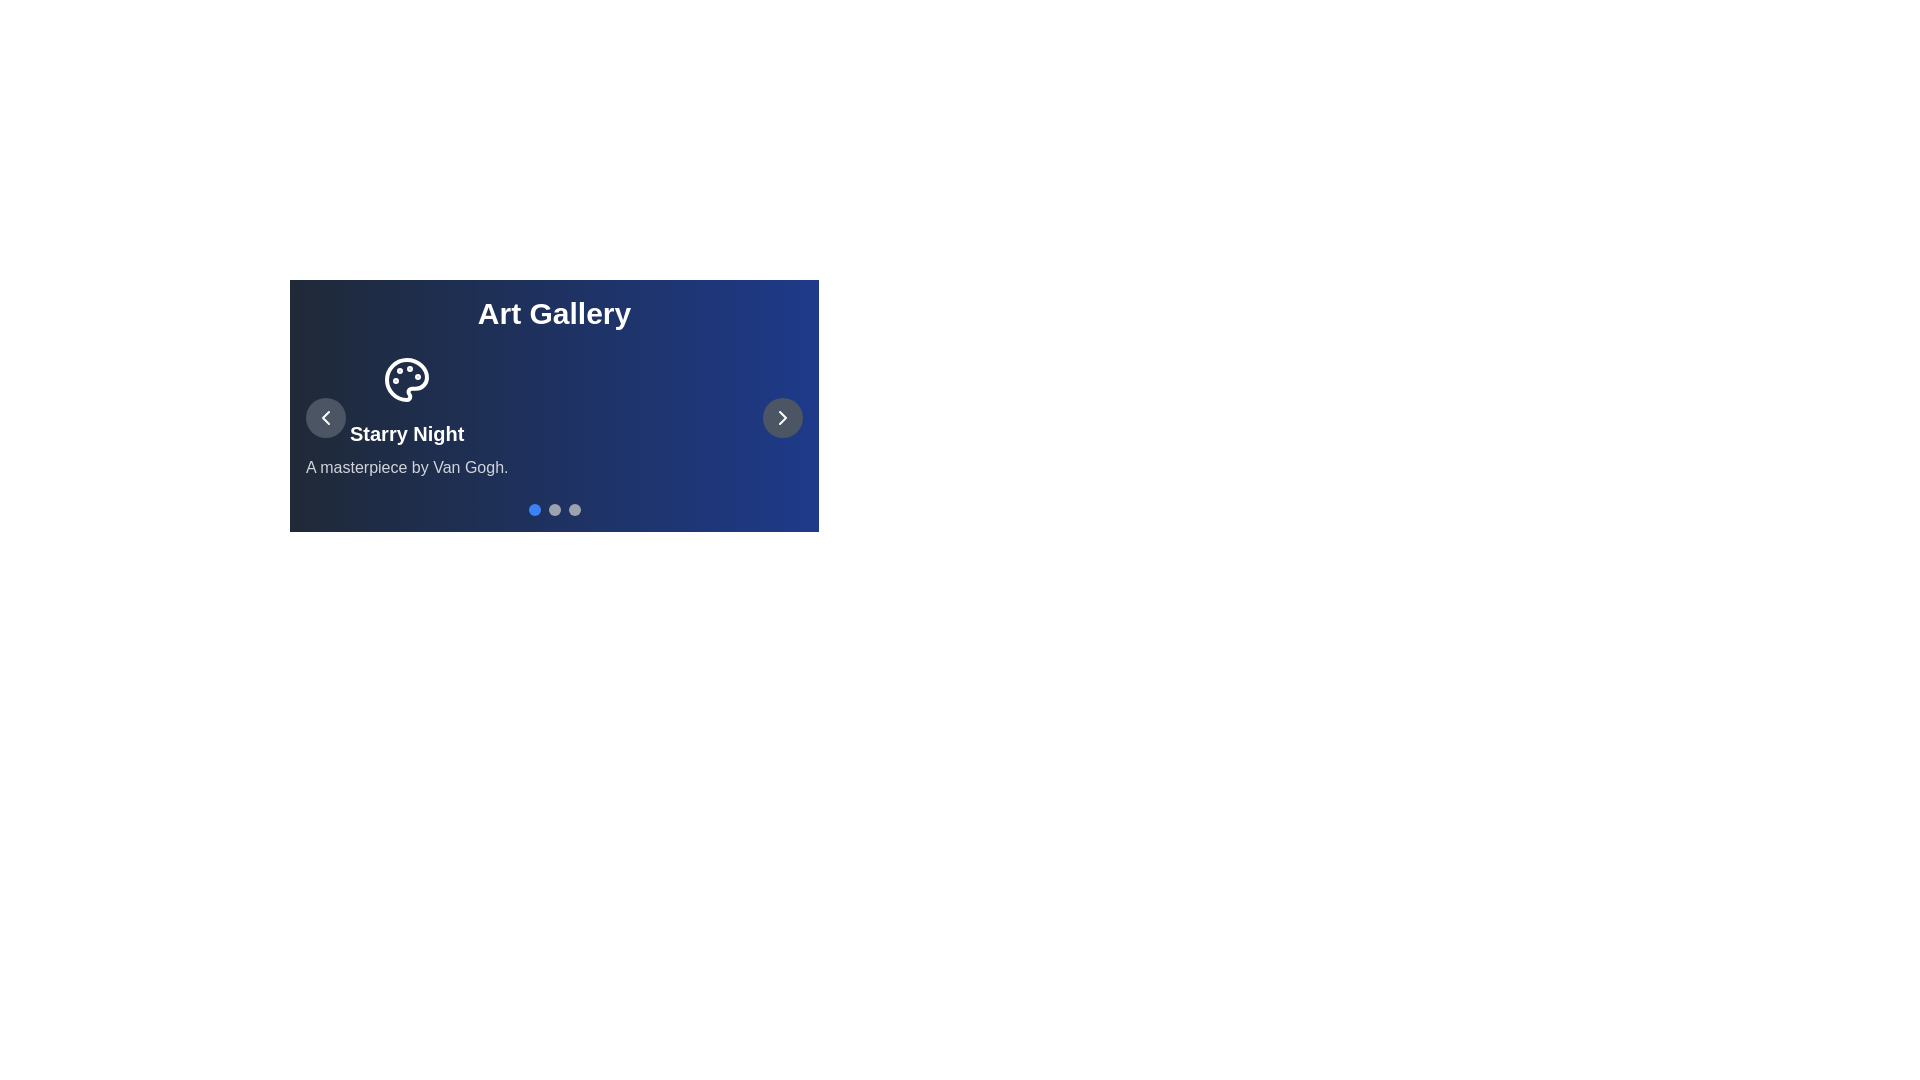 The image size is (1920, 1080). Describe the element at coordinates (573, 508) in the screenshot. I see `the indicator dot corresponding to 2` at that location.